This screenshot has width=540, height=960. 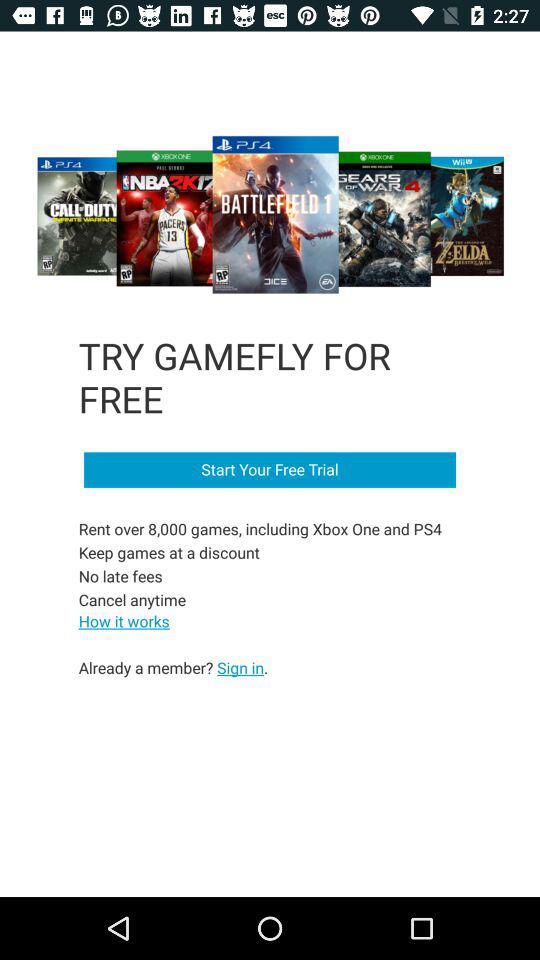 I want to click on icon below try gamefly for icon, so click(x=270, y=470).